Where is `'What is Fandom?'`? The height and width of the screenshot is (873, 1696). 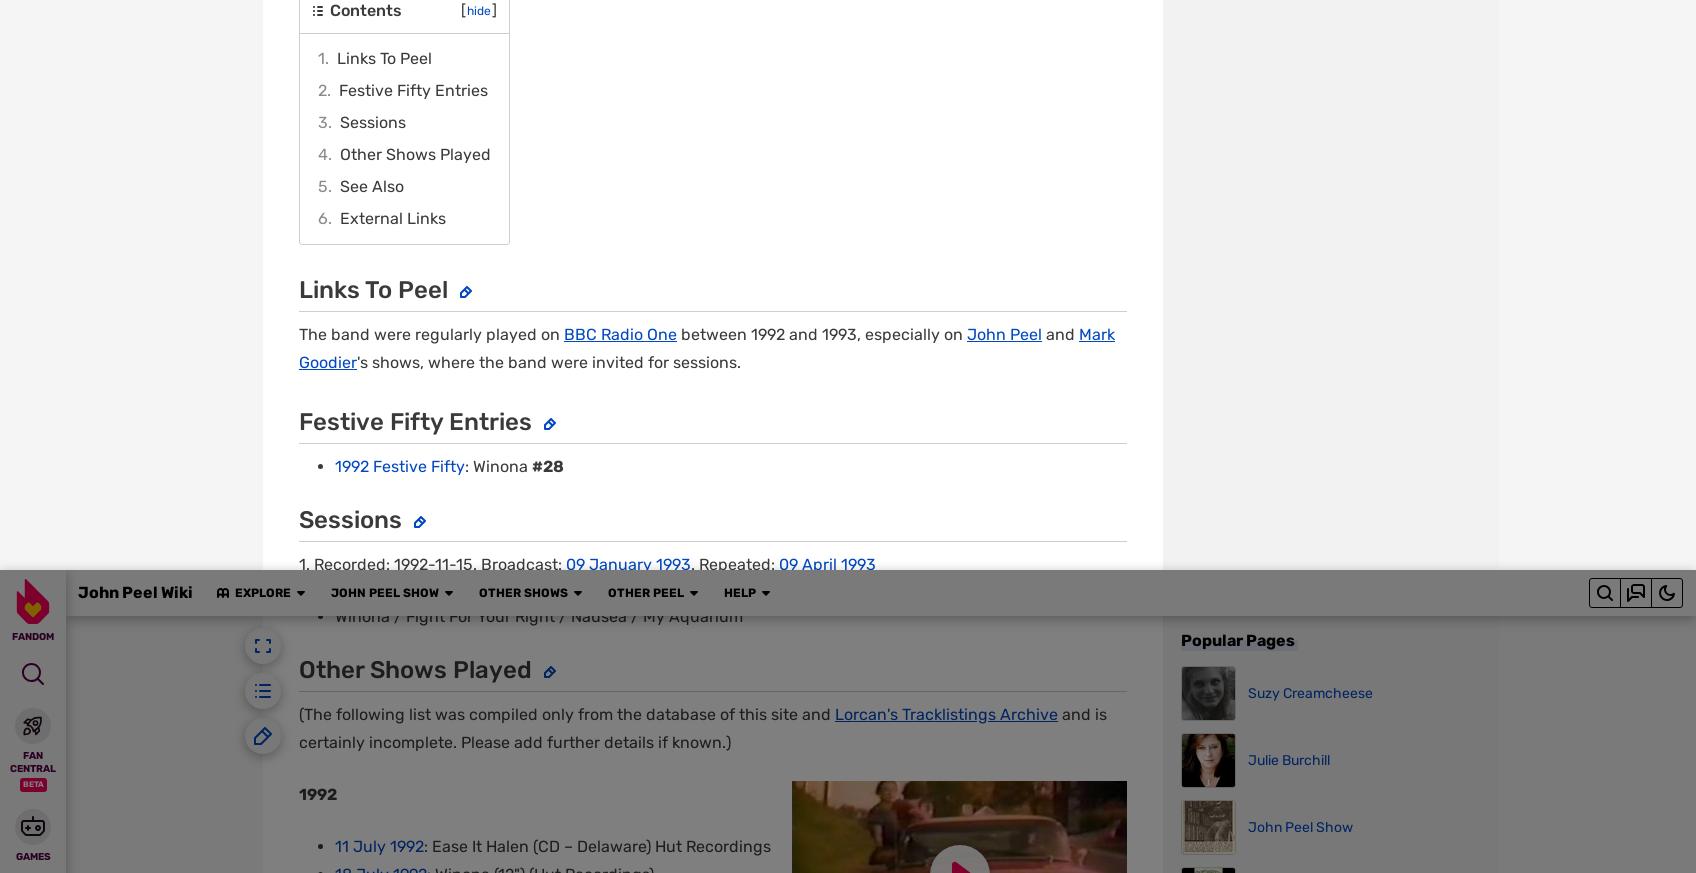 'What is Fandom?' is located at coordinates (693, 790).